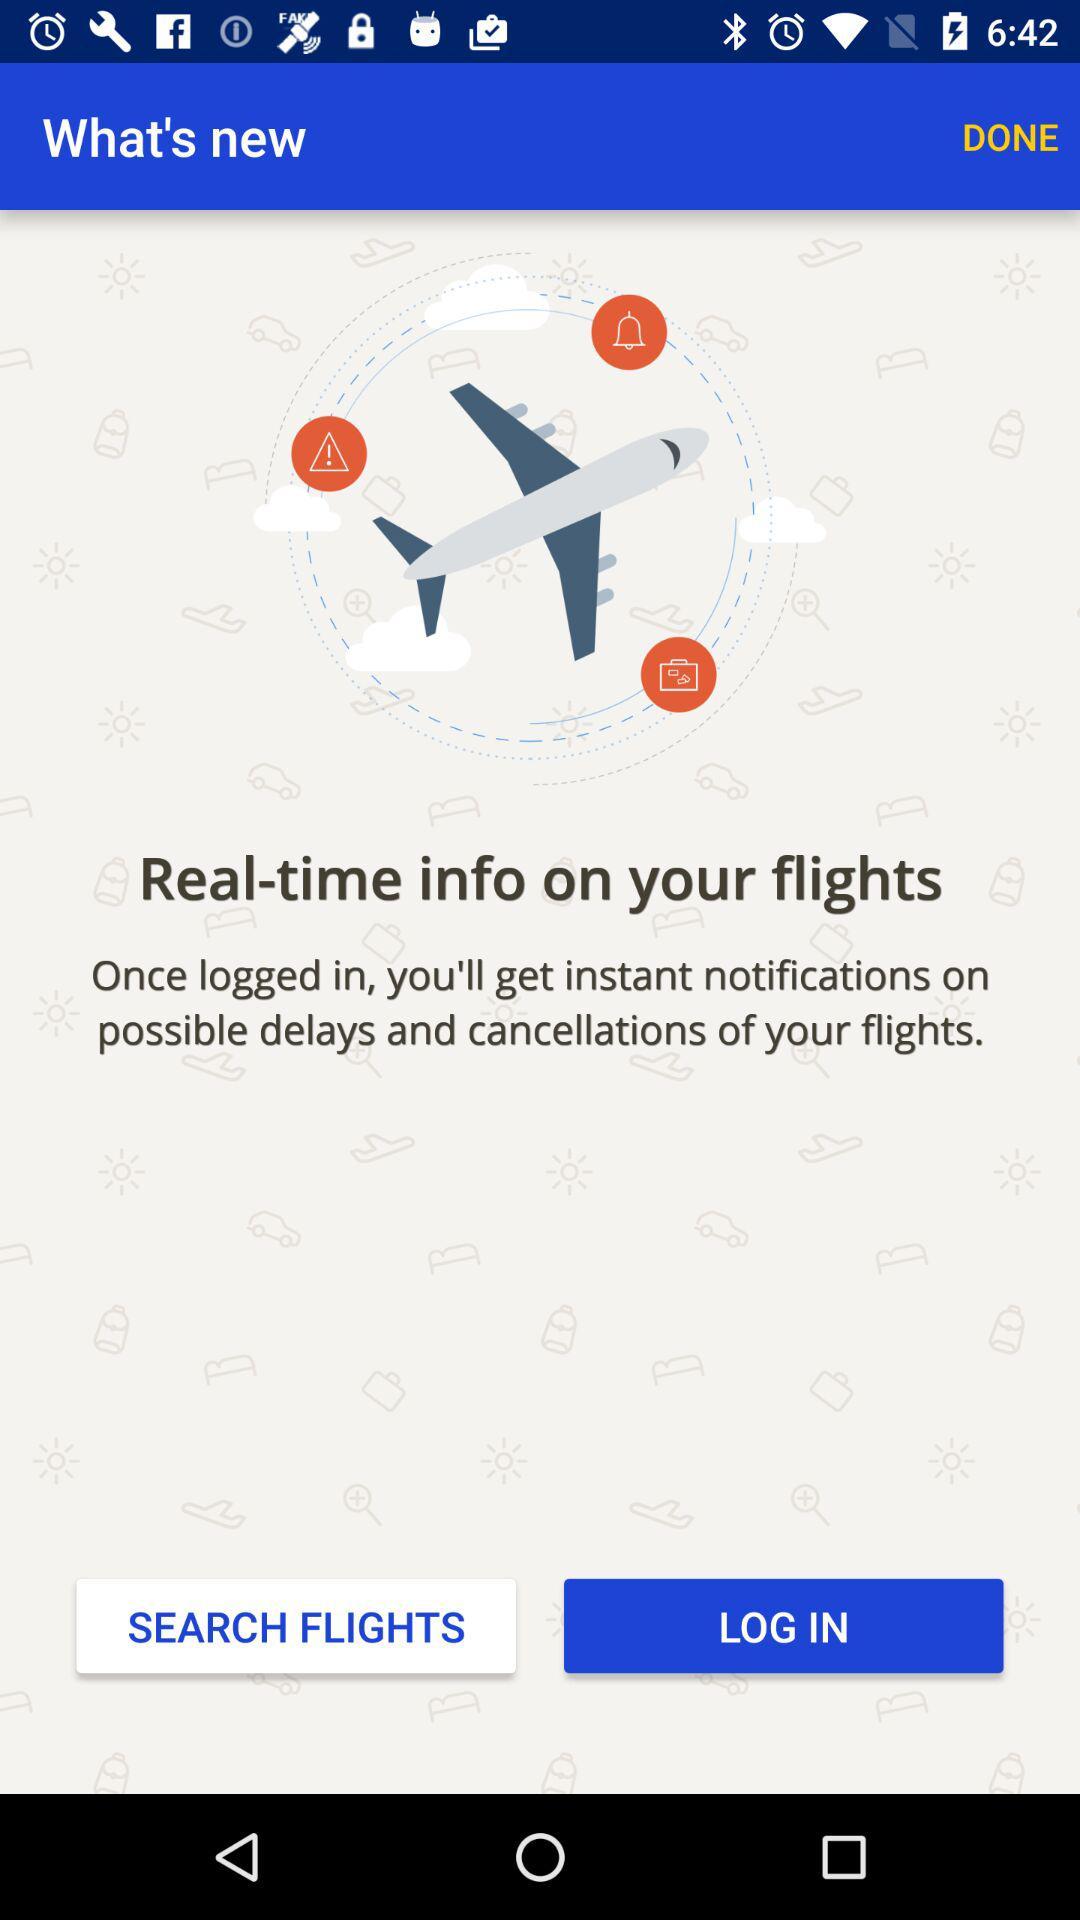 Image resolution: width=1080 pixels, height=1920 pixels. Describe the element at coordinates (782, 1626) in the screenshot. I see `the icon to the right of search flights item` at that location.